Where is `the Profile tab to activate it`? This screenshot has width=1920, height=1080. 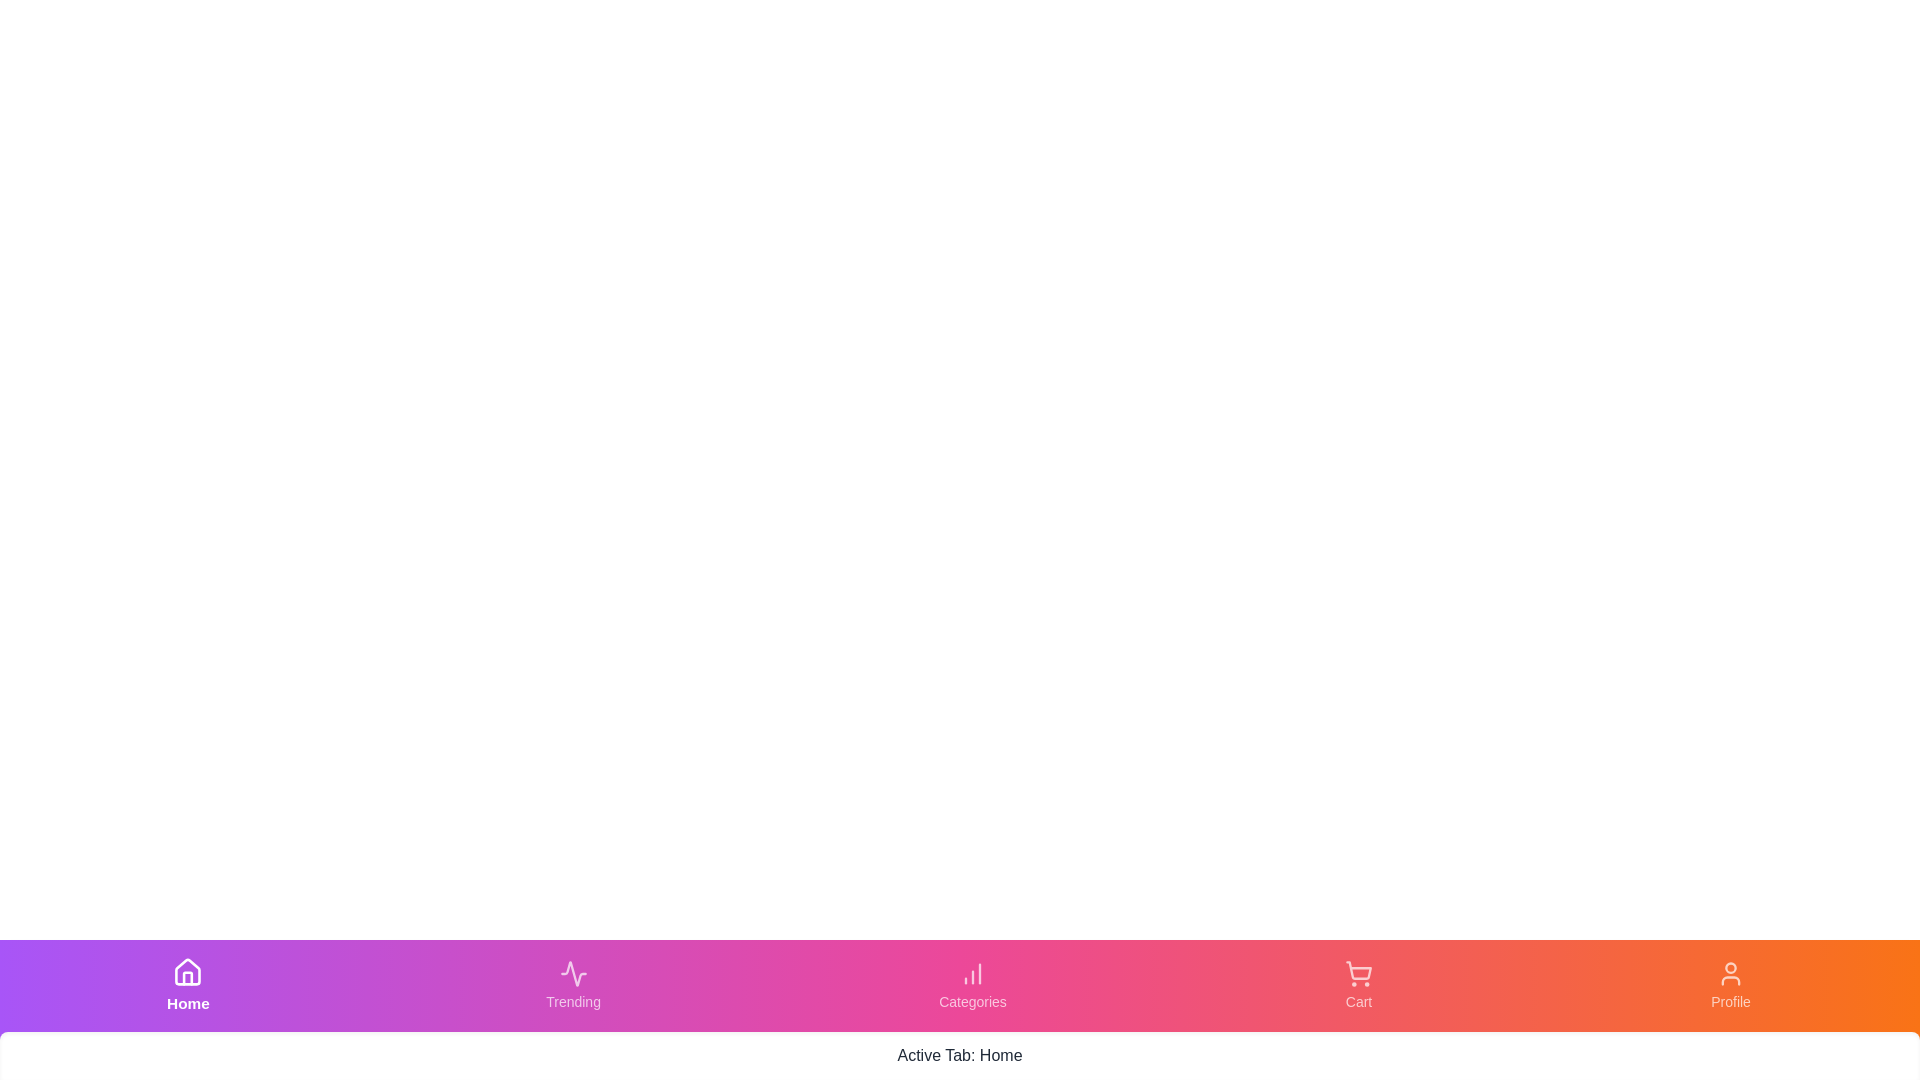
the Profile tab to activate it is located at coordinates (1730, 985).